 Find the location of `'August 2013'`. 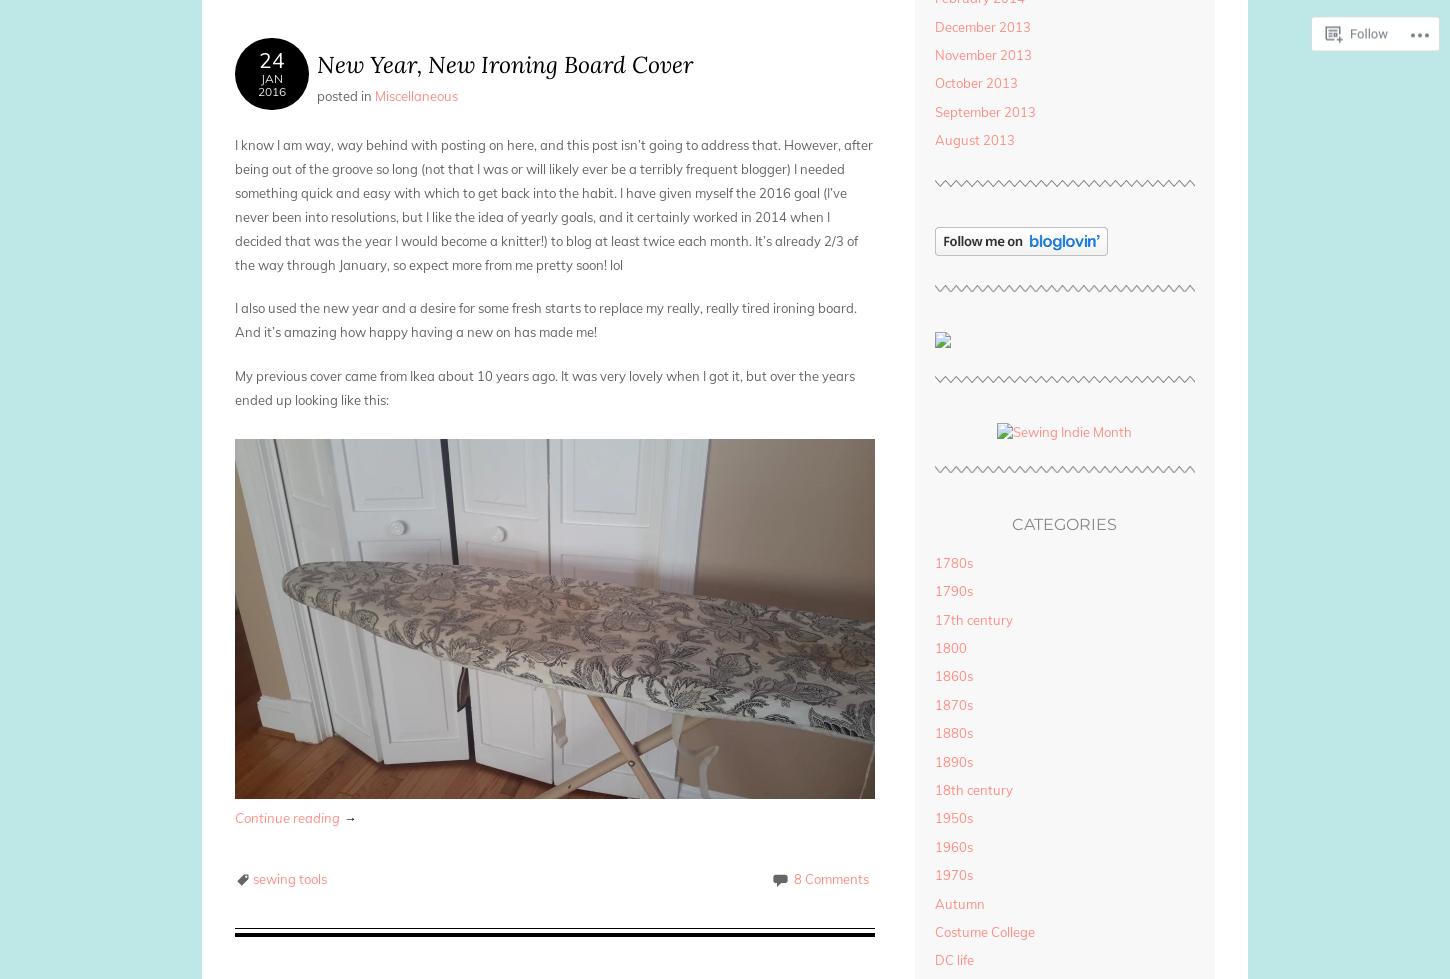

'August 2013' is located at coordinates (973, 139).